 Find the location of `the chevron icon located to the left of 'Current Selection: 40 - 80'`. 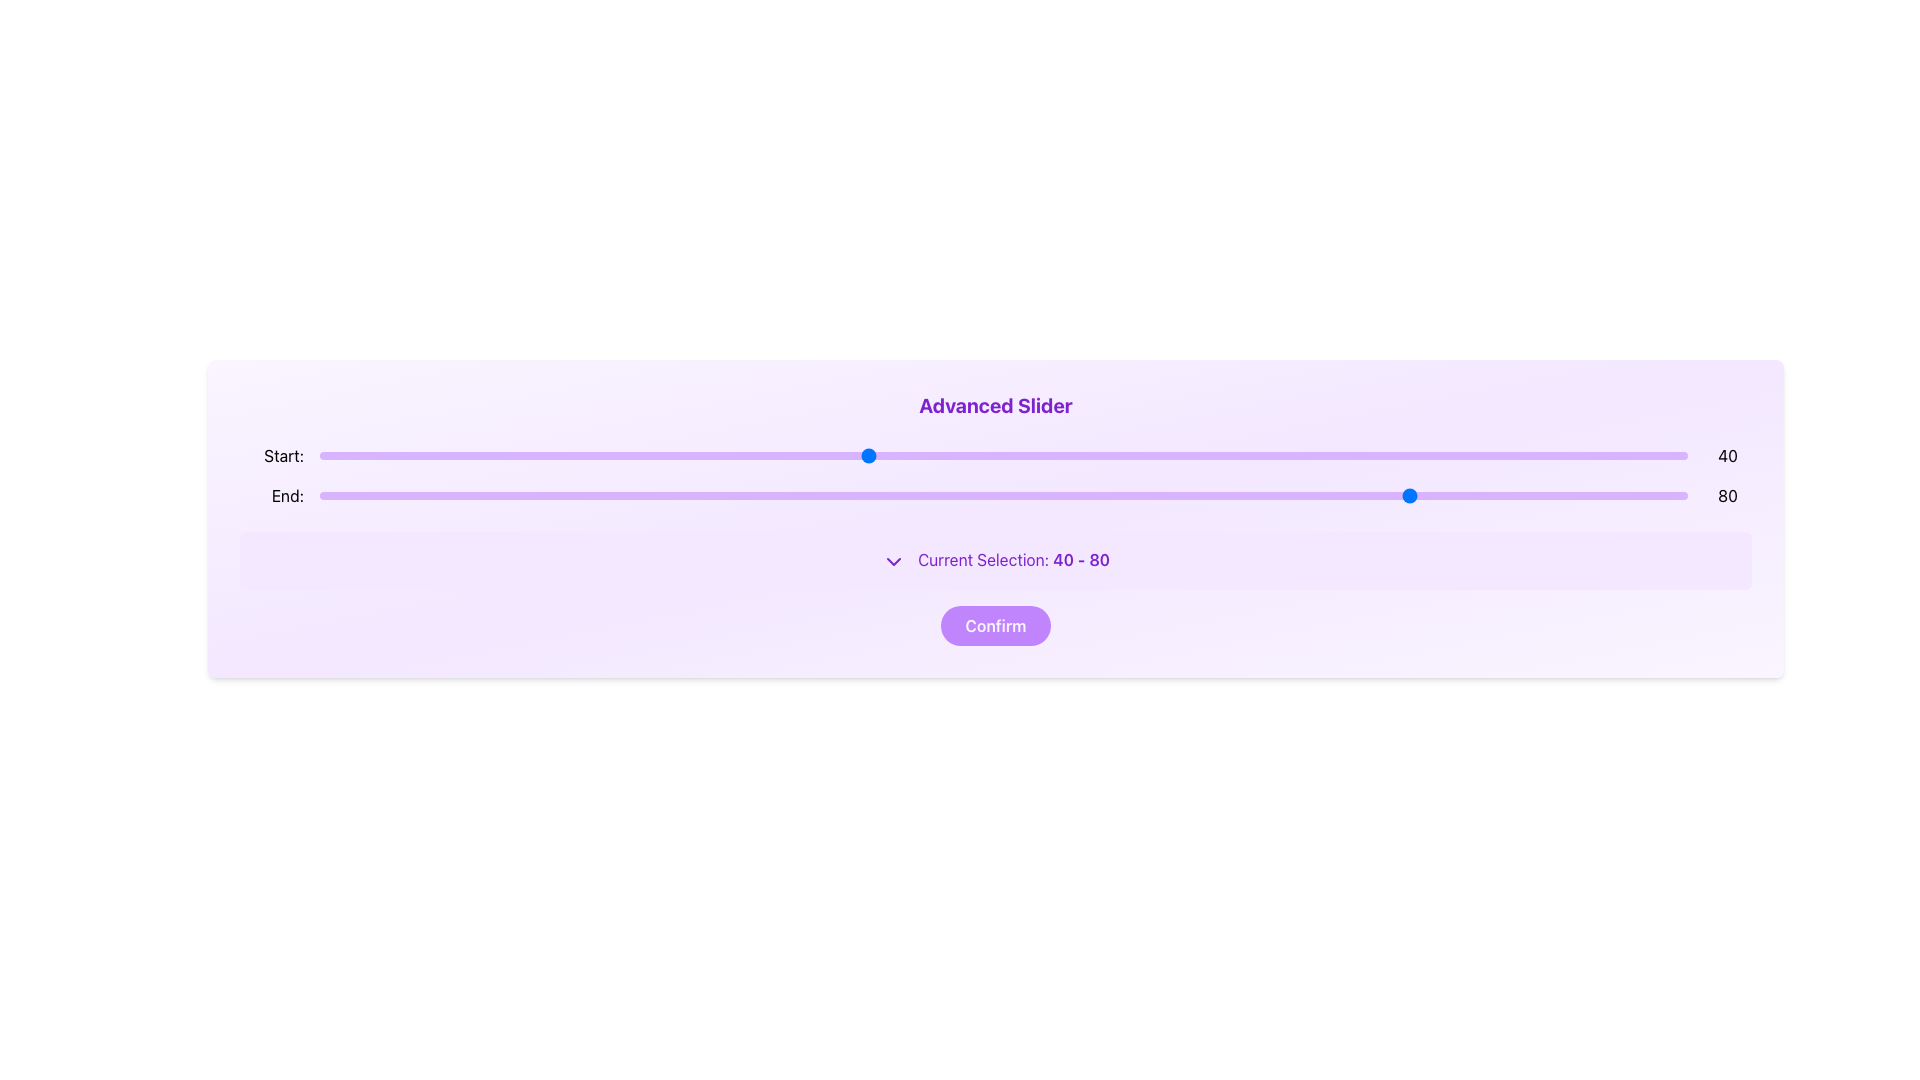

the chevron icon located to the left of 'Current Selection: 40 - 80' is located at coordinates (892, 561).